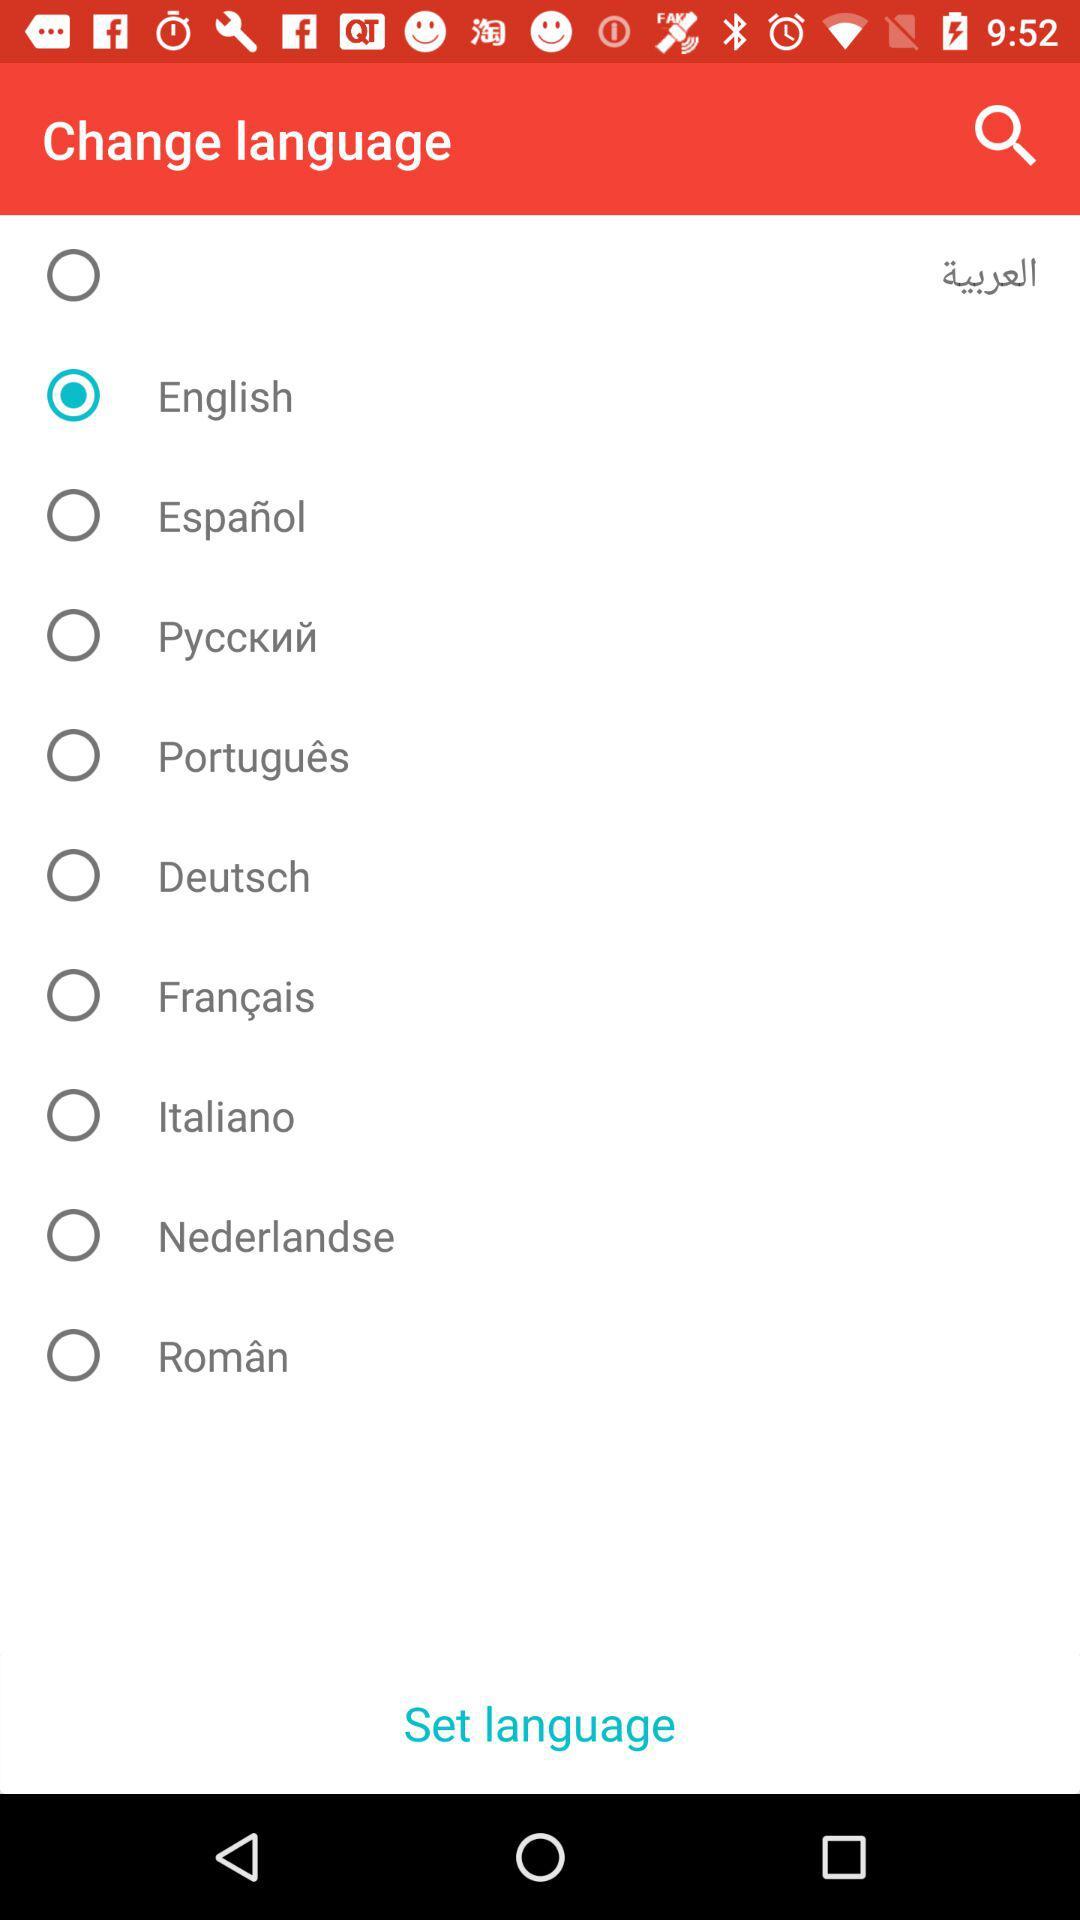 This screenshot has width=1080, height=1920. What do you see at coordinates (555, 1234) in the screenshot?
I see `icon below italiano` at bounding box center [555, 1234].